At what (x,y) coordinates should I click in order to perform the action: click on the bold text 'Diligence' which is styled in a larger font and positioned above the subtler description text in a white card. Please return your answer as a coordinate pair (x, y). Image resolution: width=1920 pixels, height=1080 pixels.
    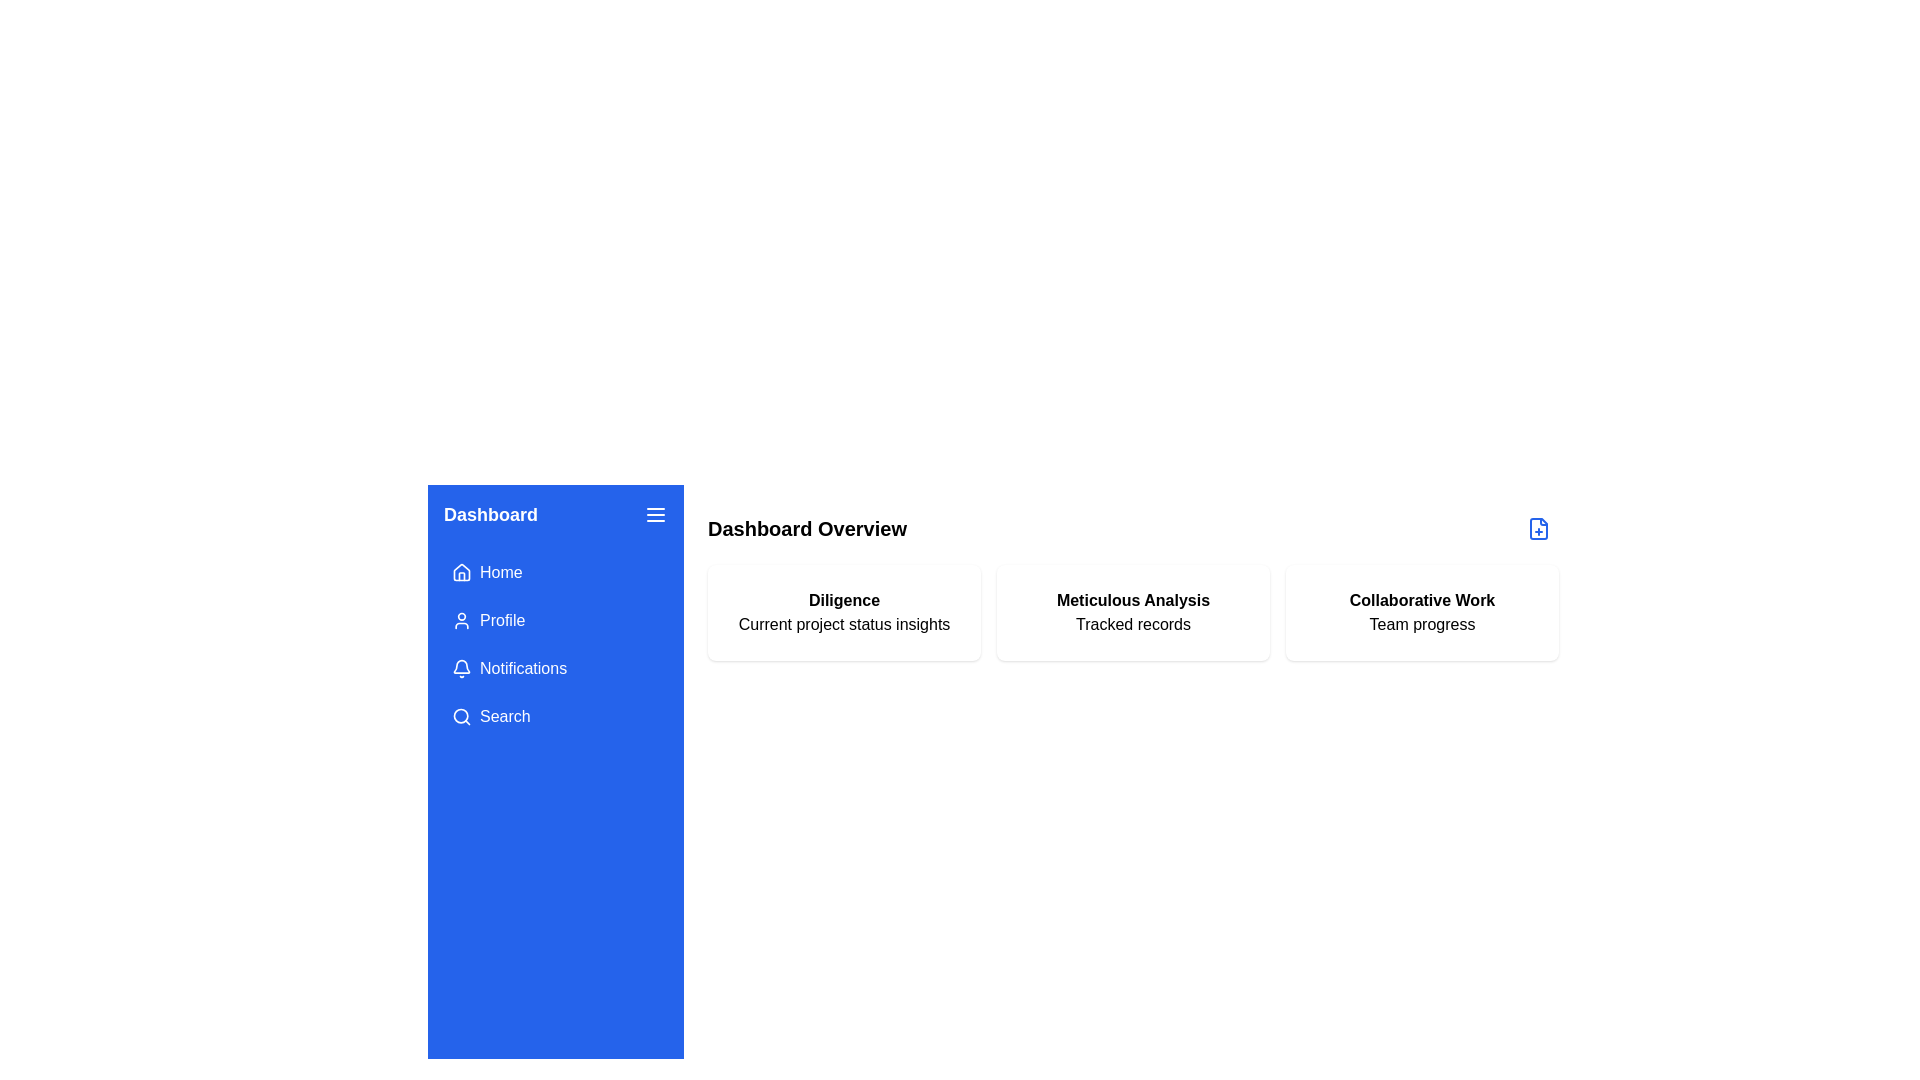
    Looking at the image, I should click on (844, 600).